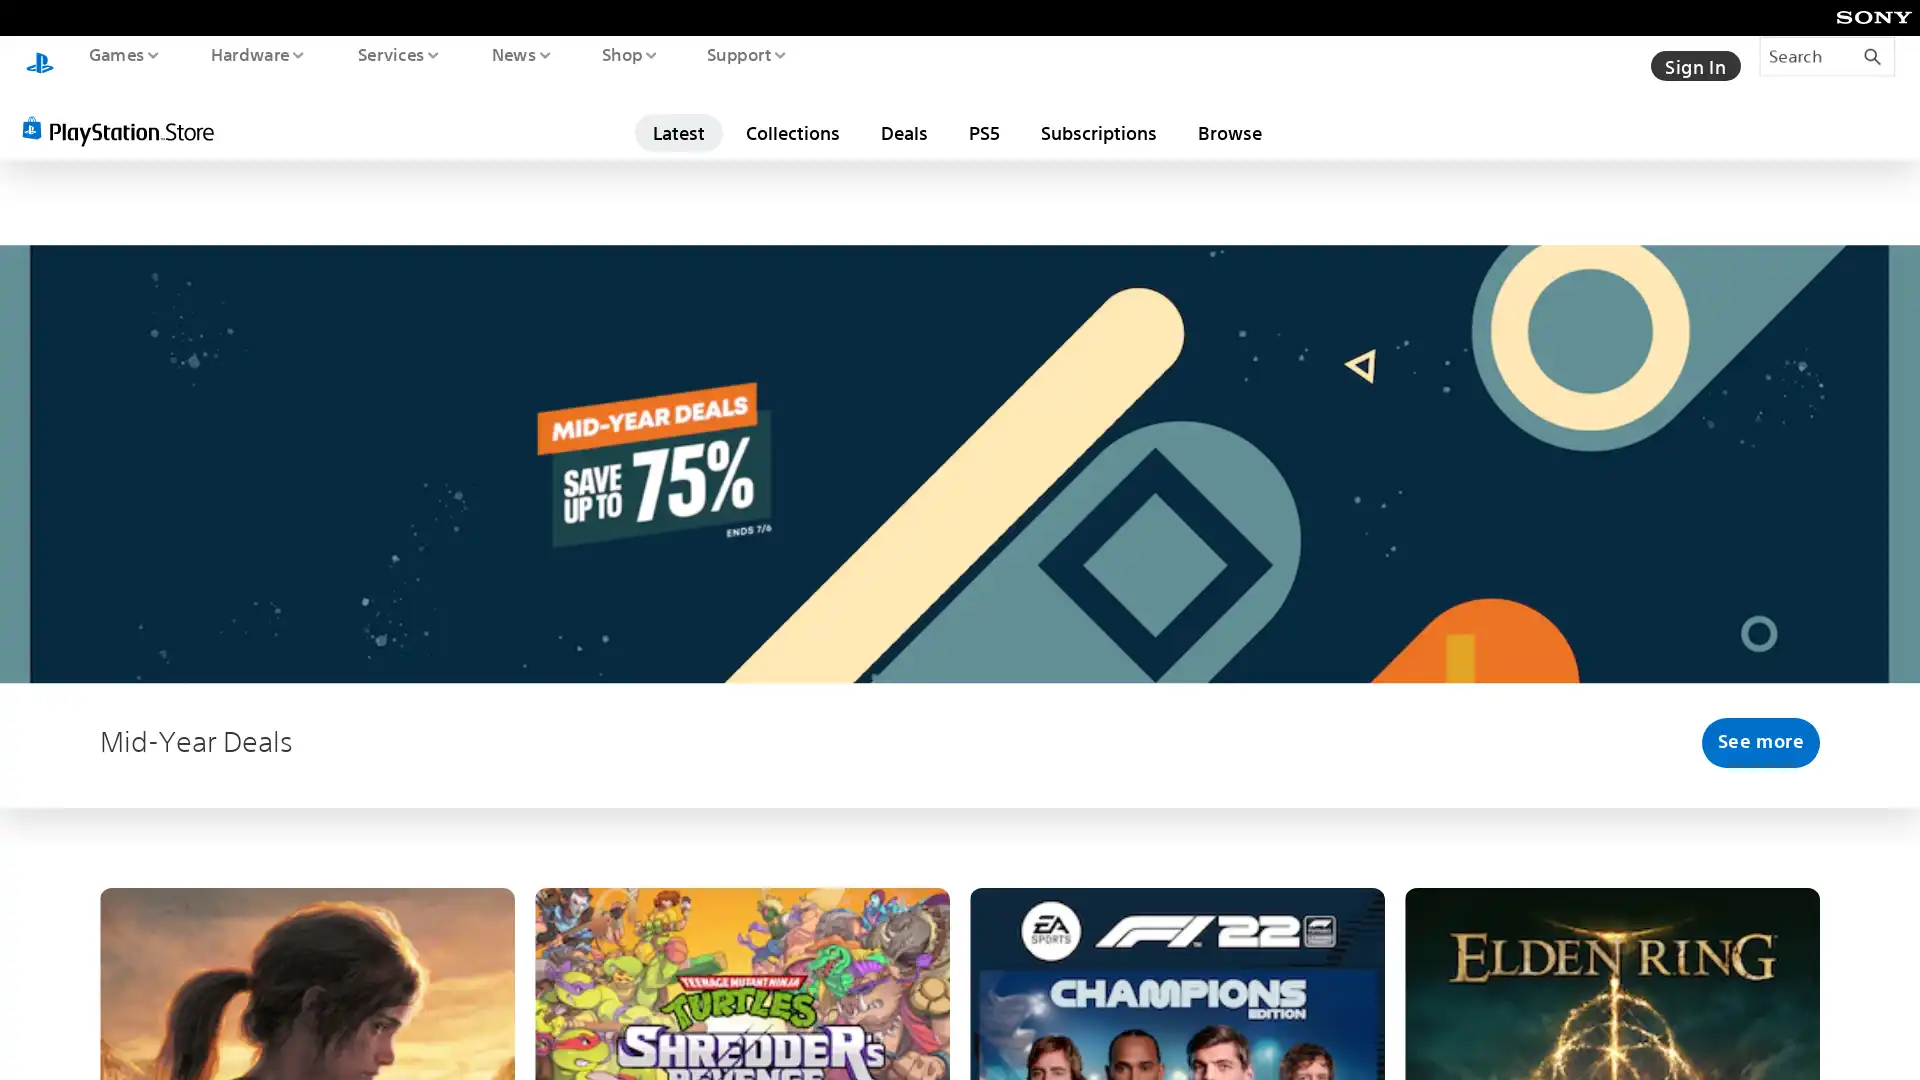 Image resolution: width=1920 pixels, height=1080 pixels. Describe the element at coordinates (1827, 55) in the screenshot. I see `Search` at that location.